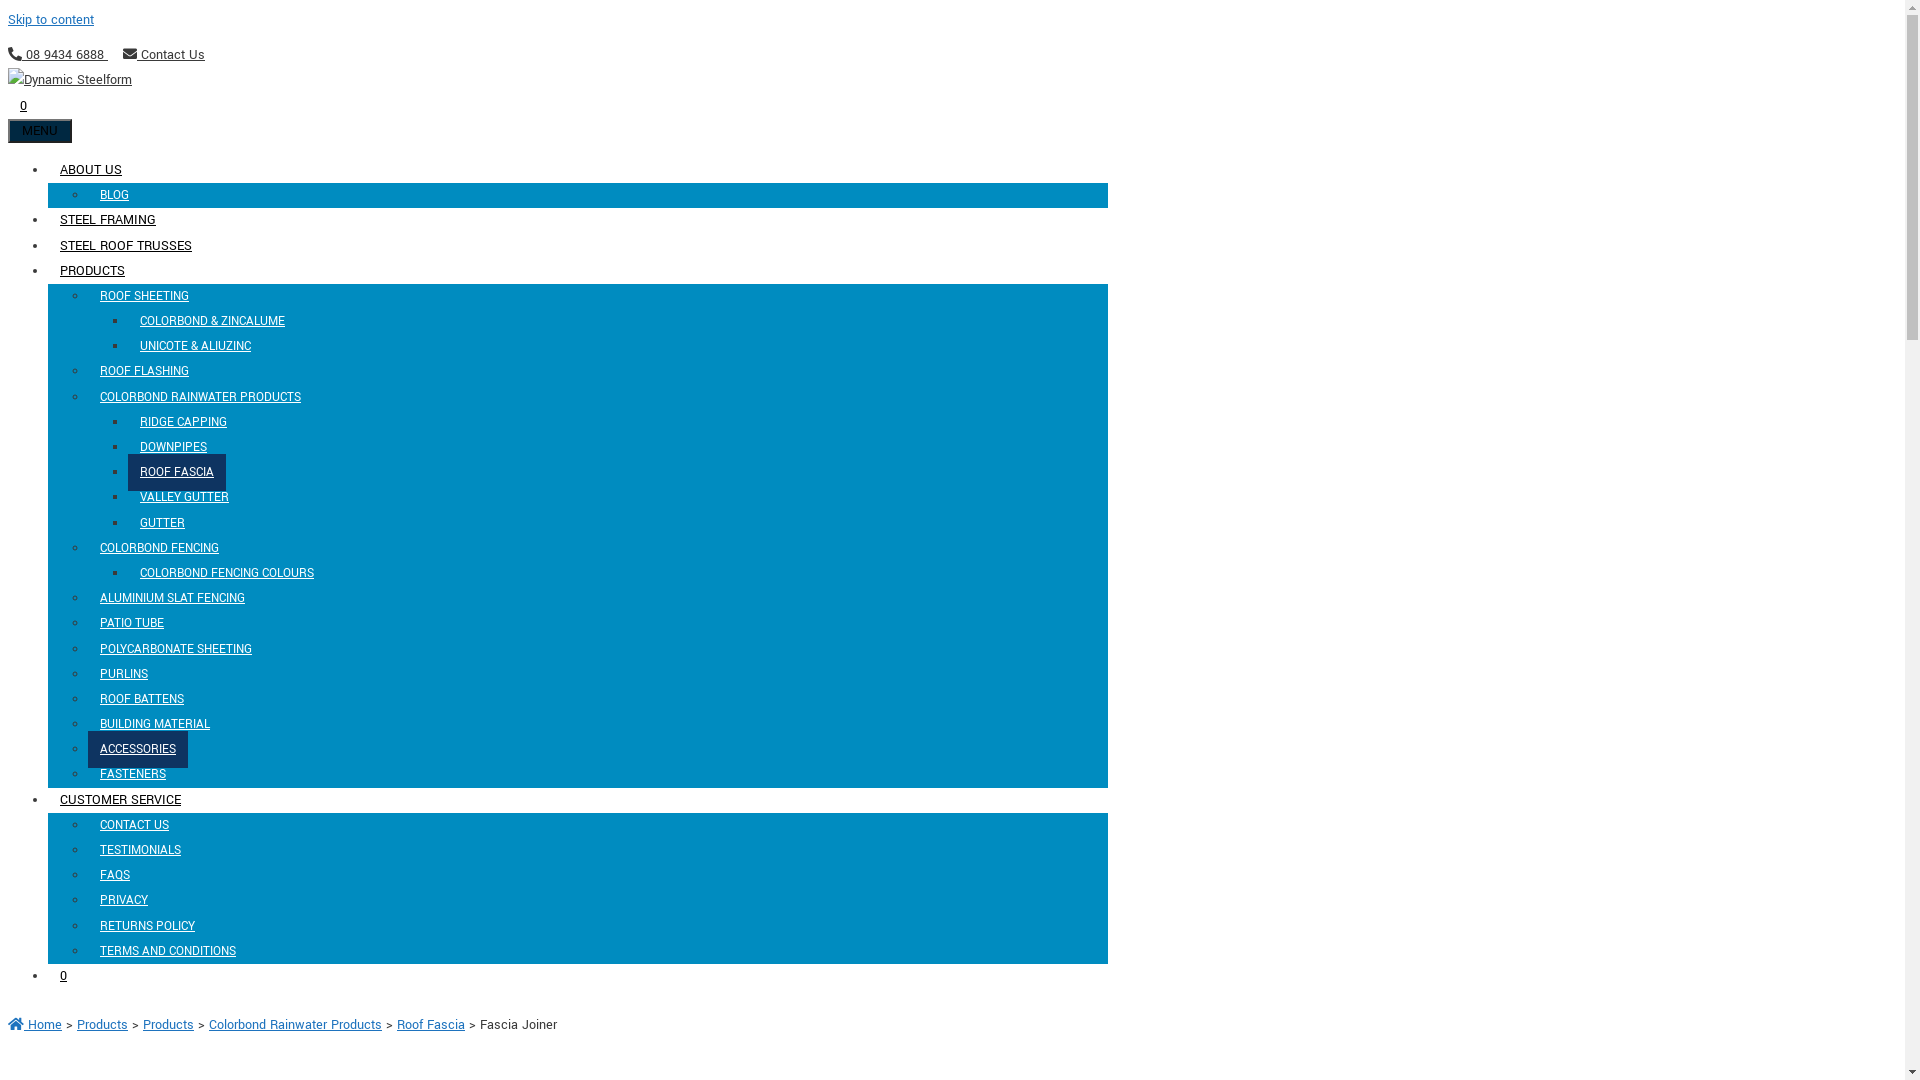 Image resolution: width=1920 pixels, height=1080 pixels. I want to click on 'MENU', so click(8, 131).